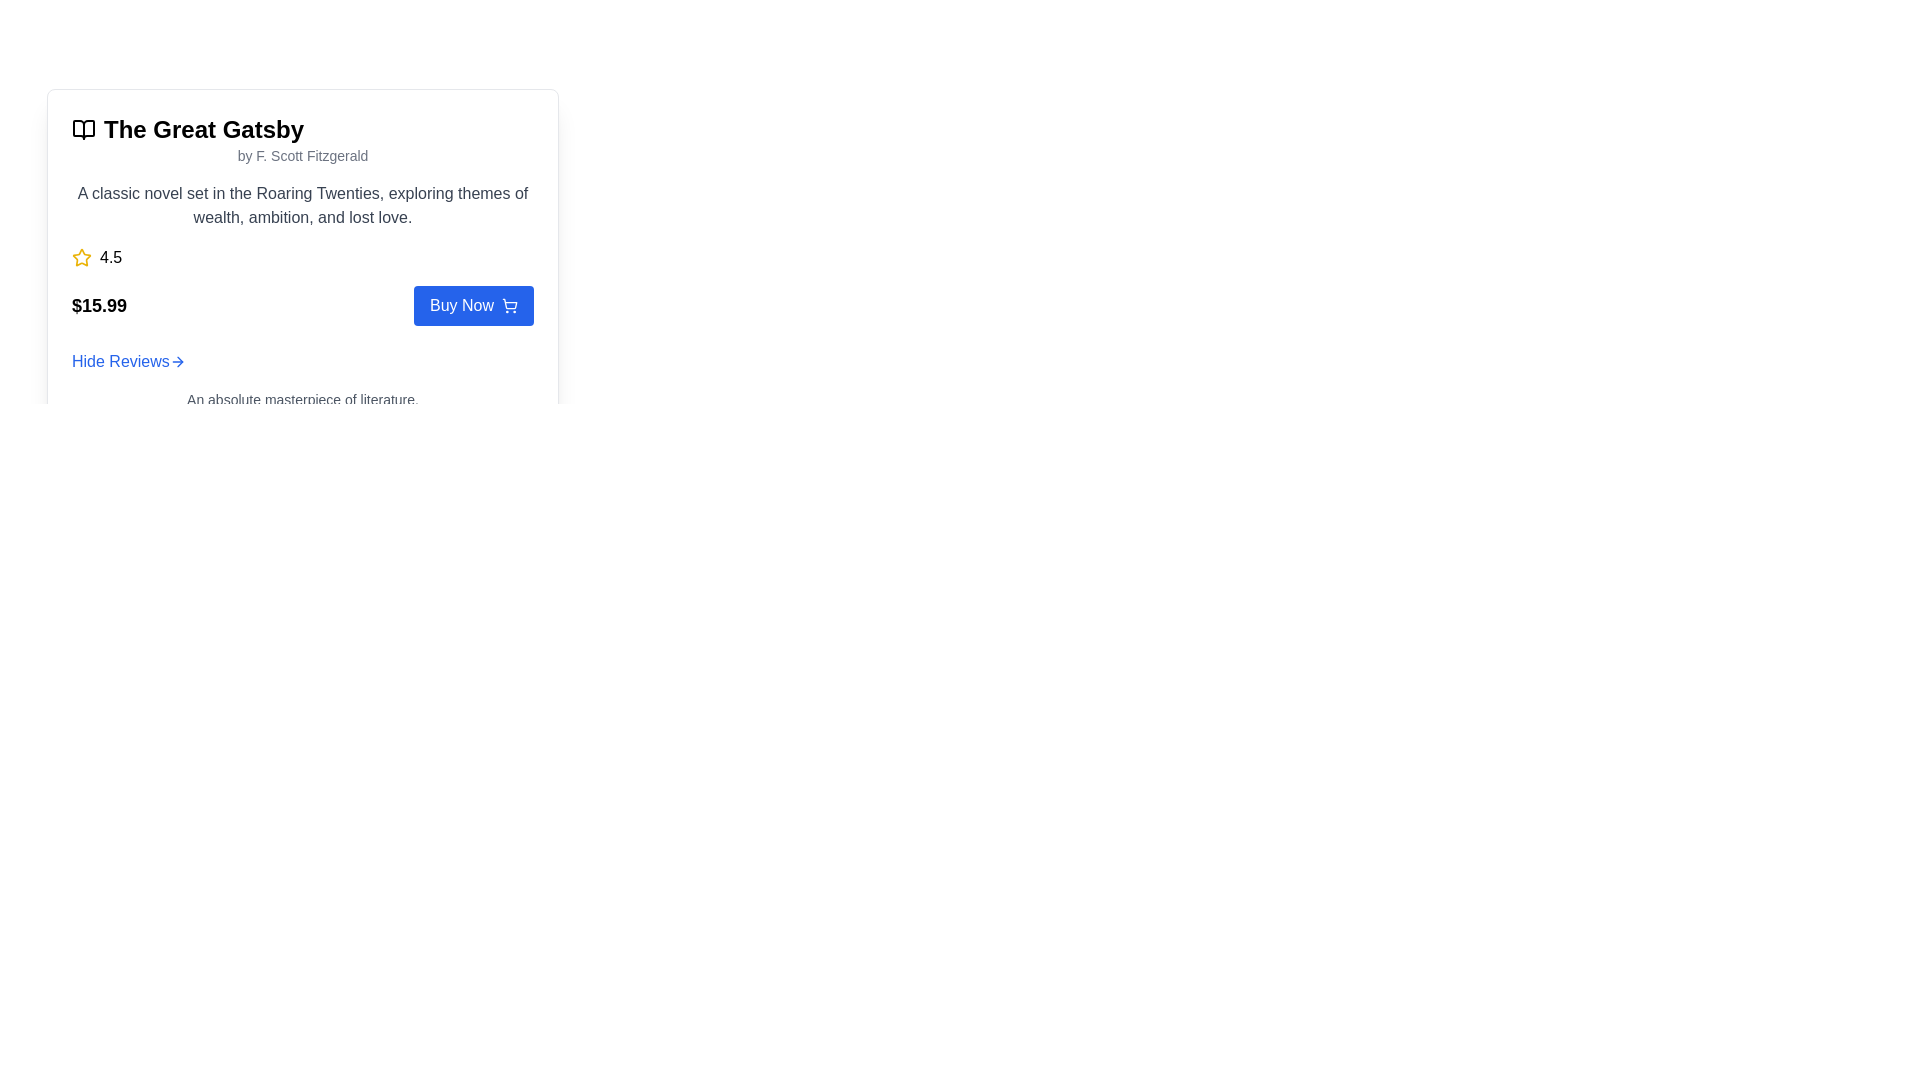 This screenshot has height=1080, width=1920. I want to click on the title of the section that prominently displays the book's name, located at the top of the boxed card interface, so click(301, 130).